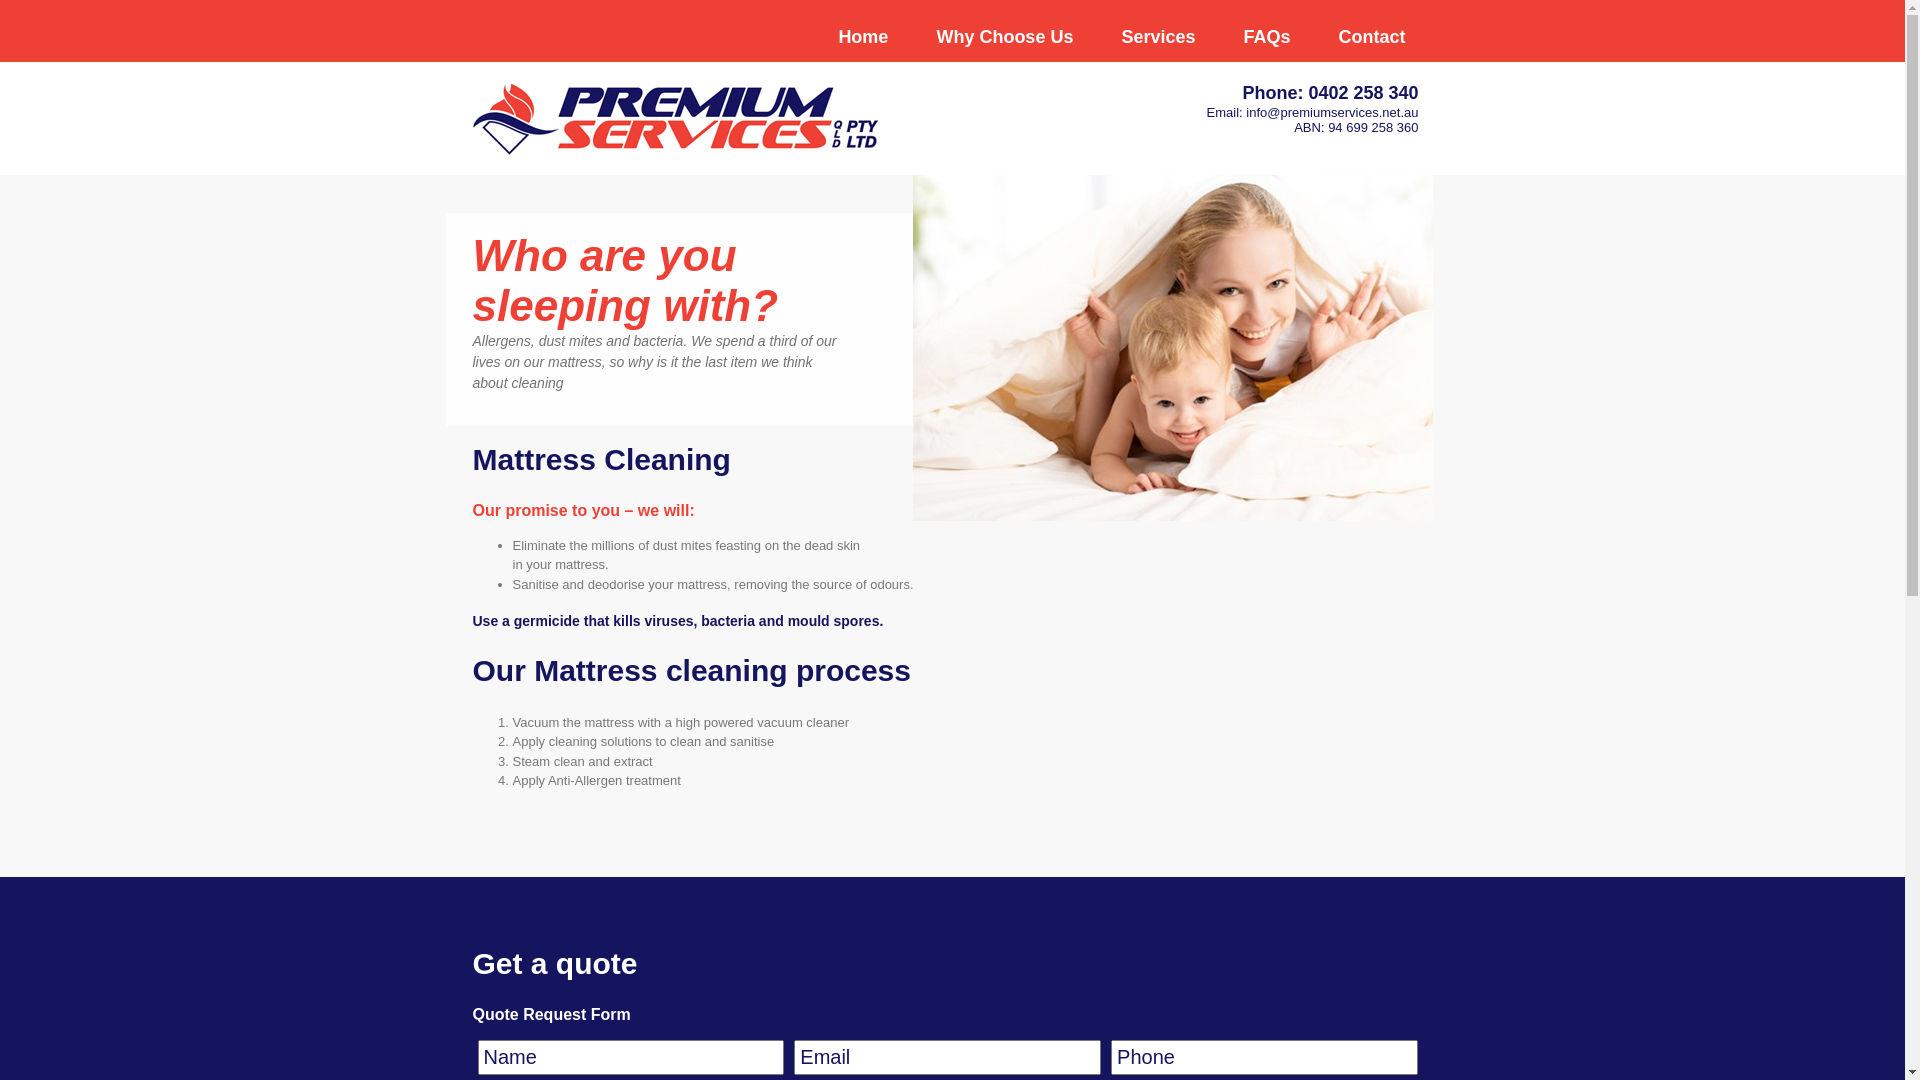 Image resolution: width=1920 pixels, height=1080 pixels. I want to click on '0402 258 340', so click(1362, 92).